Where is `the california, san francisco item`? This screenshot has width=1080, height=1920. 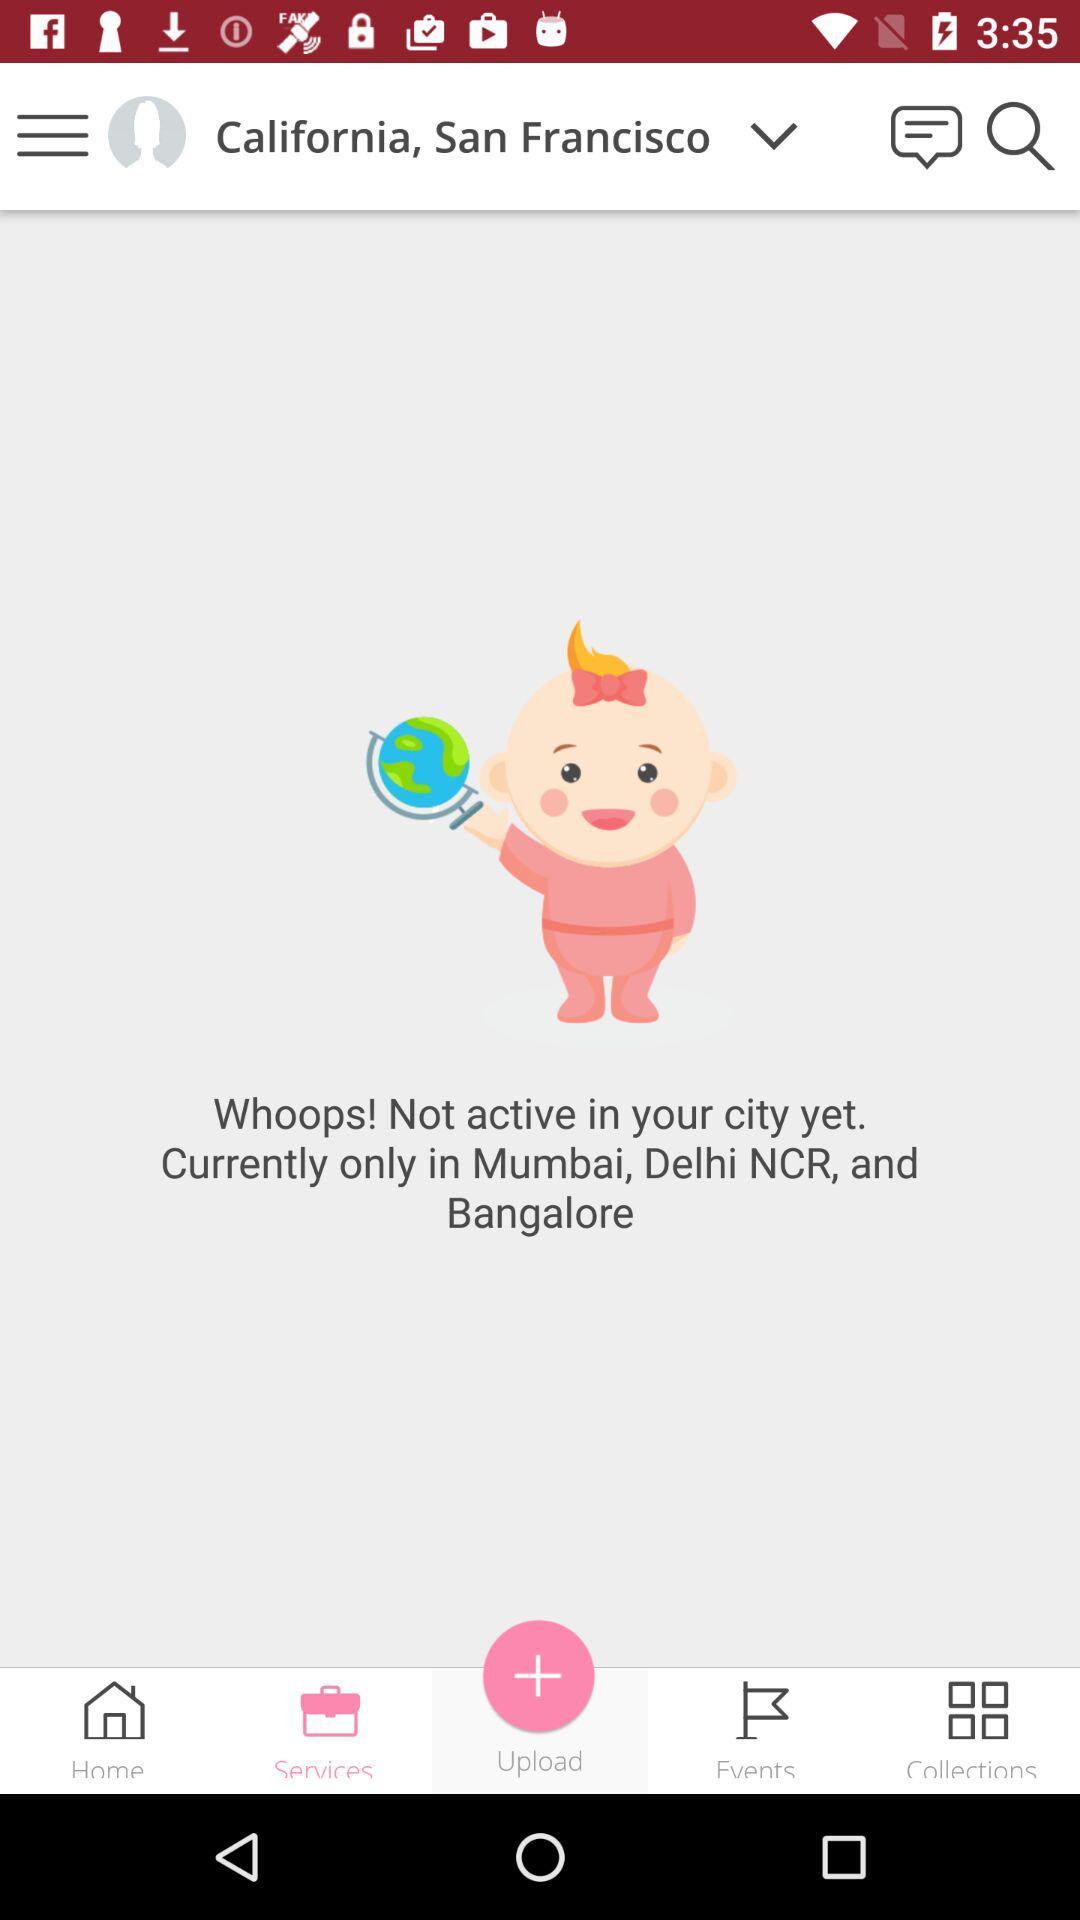 the california, san francisco item is located at coordinates (463, 135).